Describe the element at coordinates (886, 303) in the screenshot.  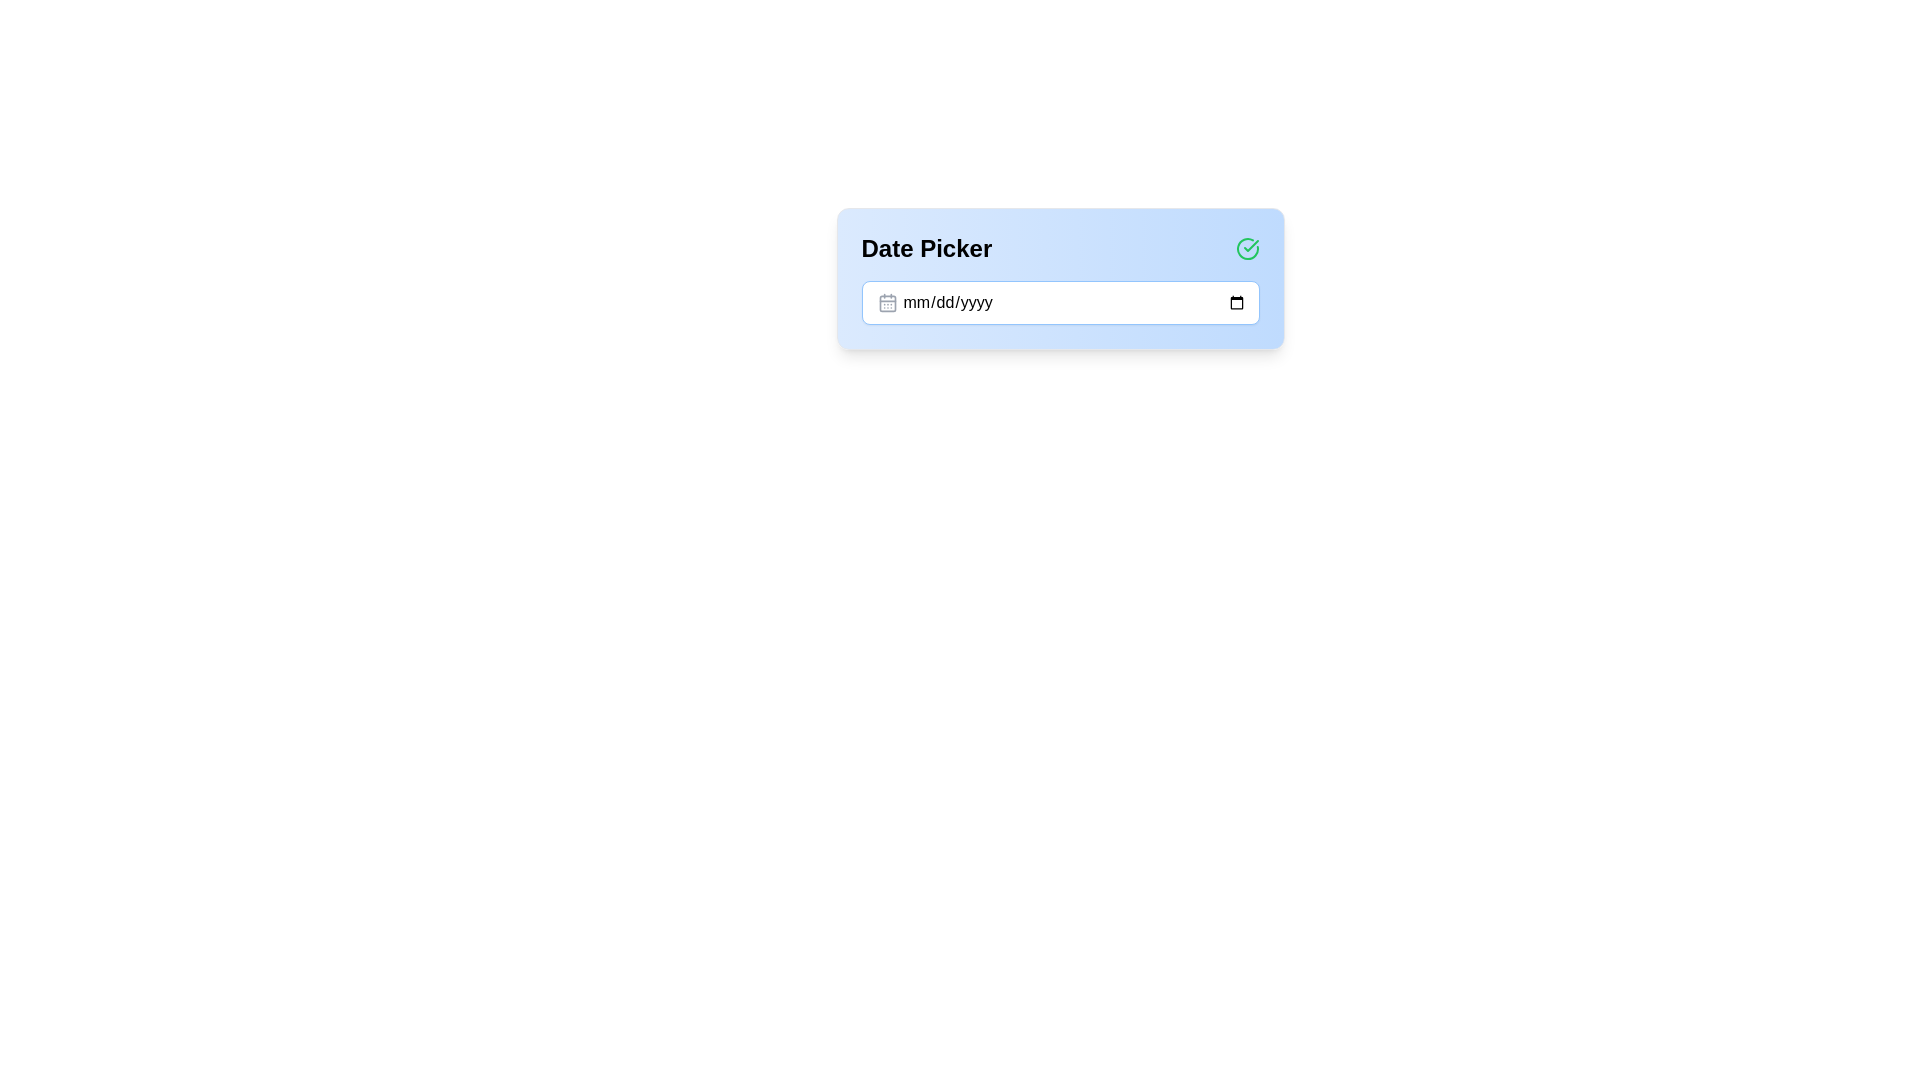
I see `the minimalistic gray calendar icon located to the left of the 'mm/dd/yyyy' text input field to initiate the date selection modal` at that location.